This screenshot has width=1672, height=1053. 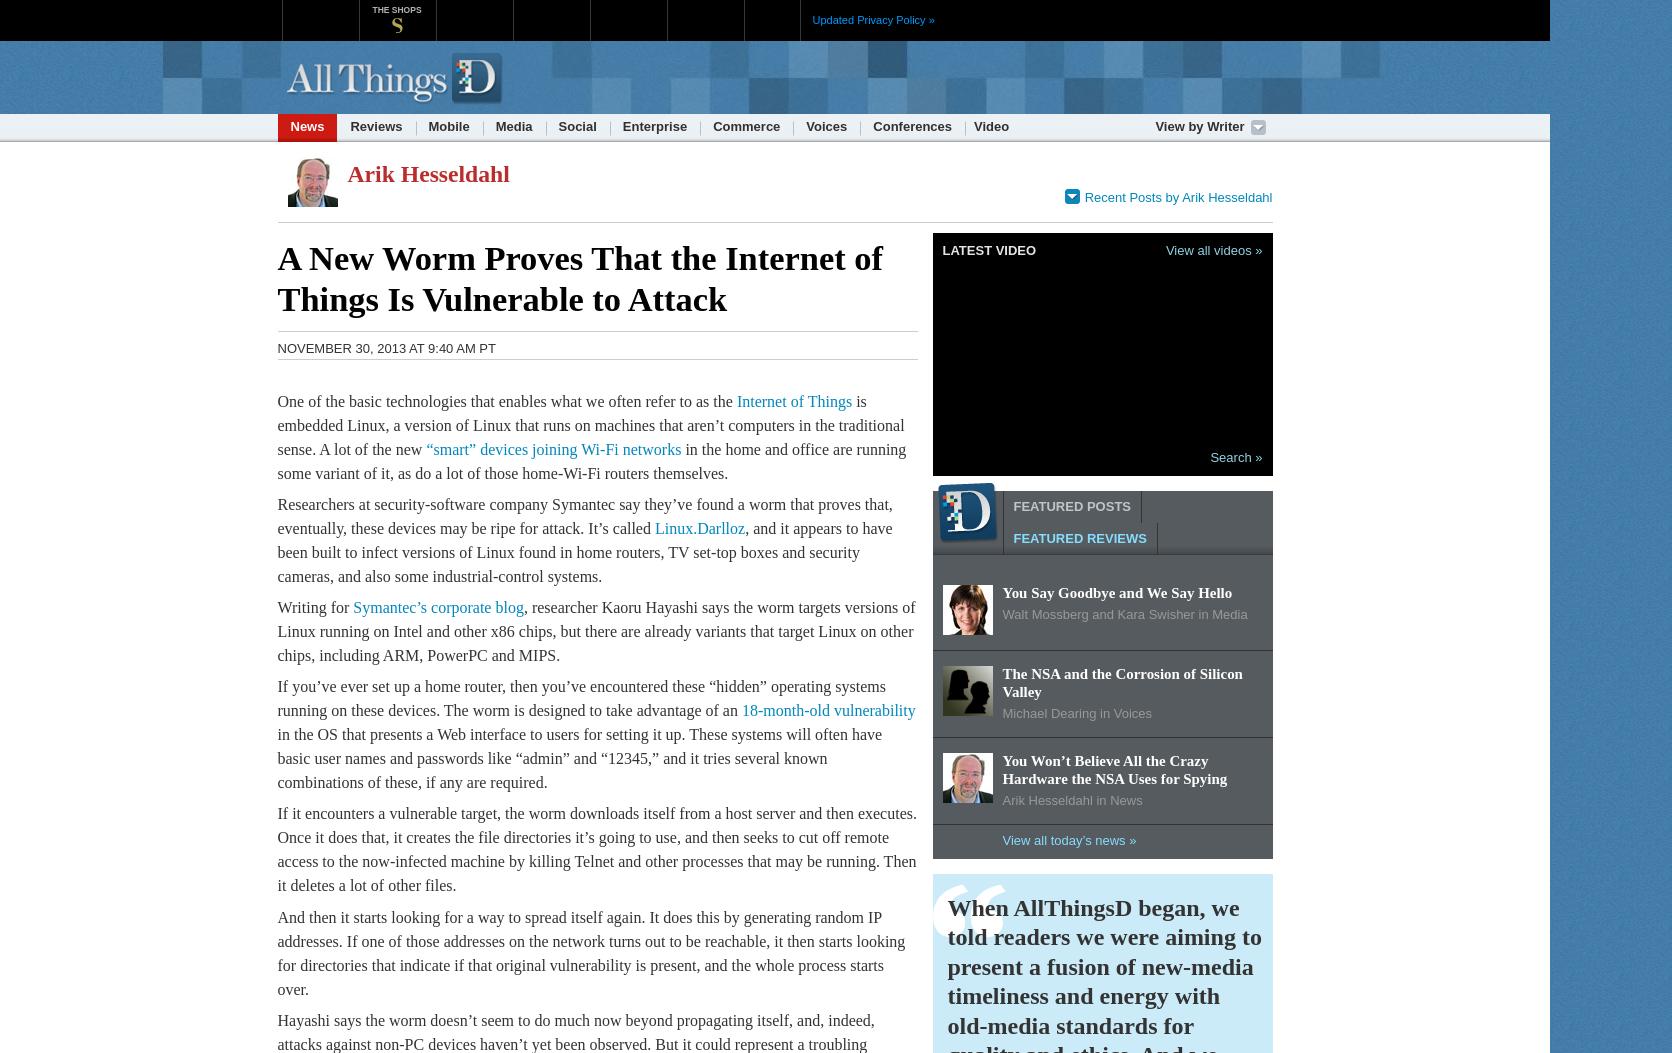 What do you see at coordinates (375, 126) in the screenshot?
I see `'Reviews'` at bounding box center [375, 126].